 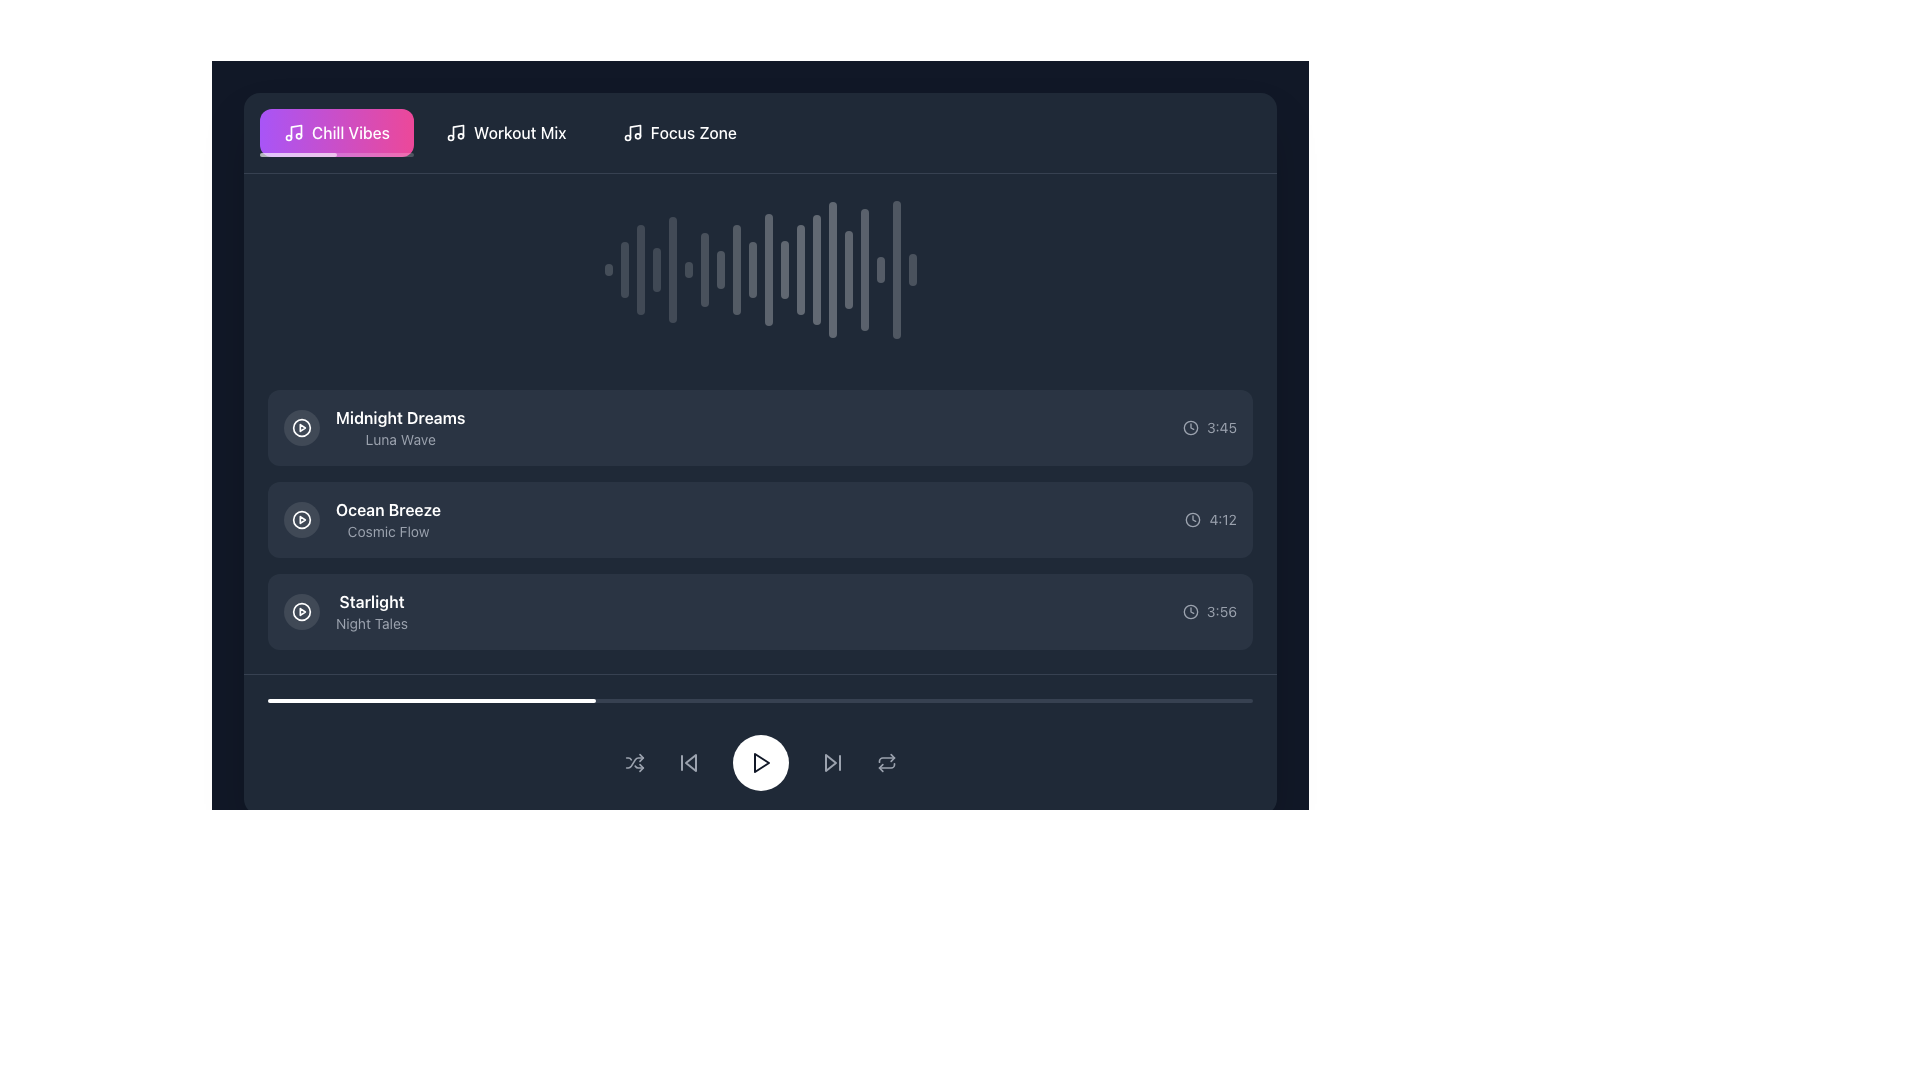 I want to click on the 'Cosmic Flow' text label, which is located directly below the 'Ocean Breeze' title in the list of entries, so click(x=388, y=531).